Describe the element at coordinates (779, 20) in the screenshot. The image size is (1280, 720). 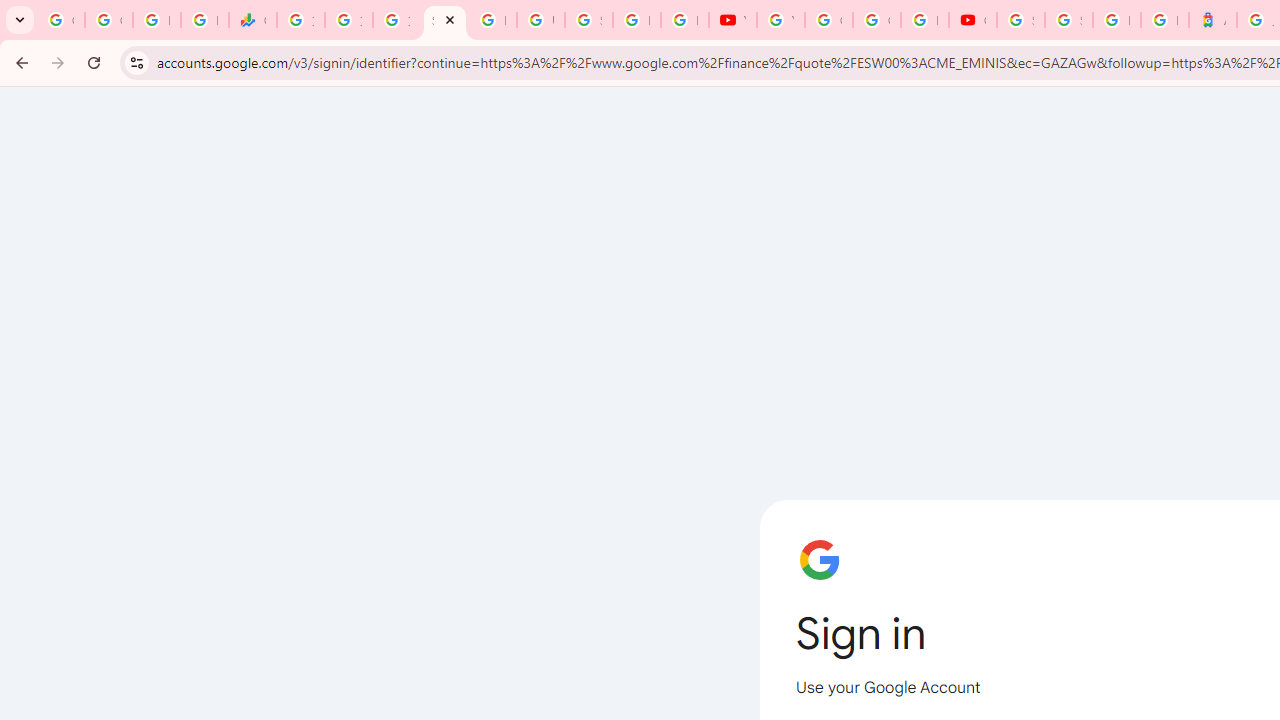
I see `'YouTube'` at that location.